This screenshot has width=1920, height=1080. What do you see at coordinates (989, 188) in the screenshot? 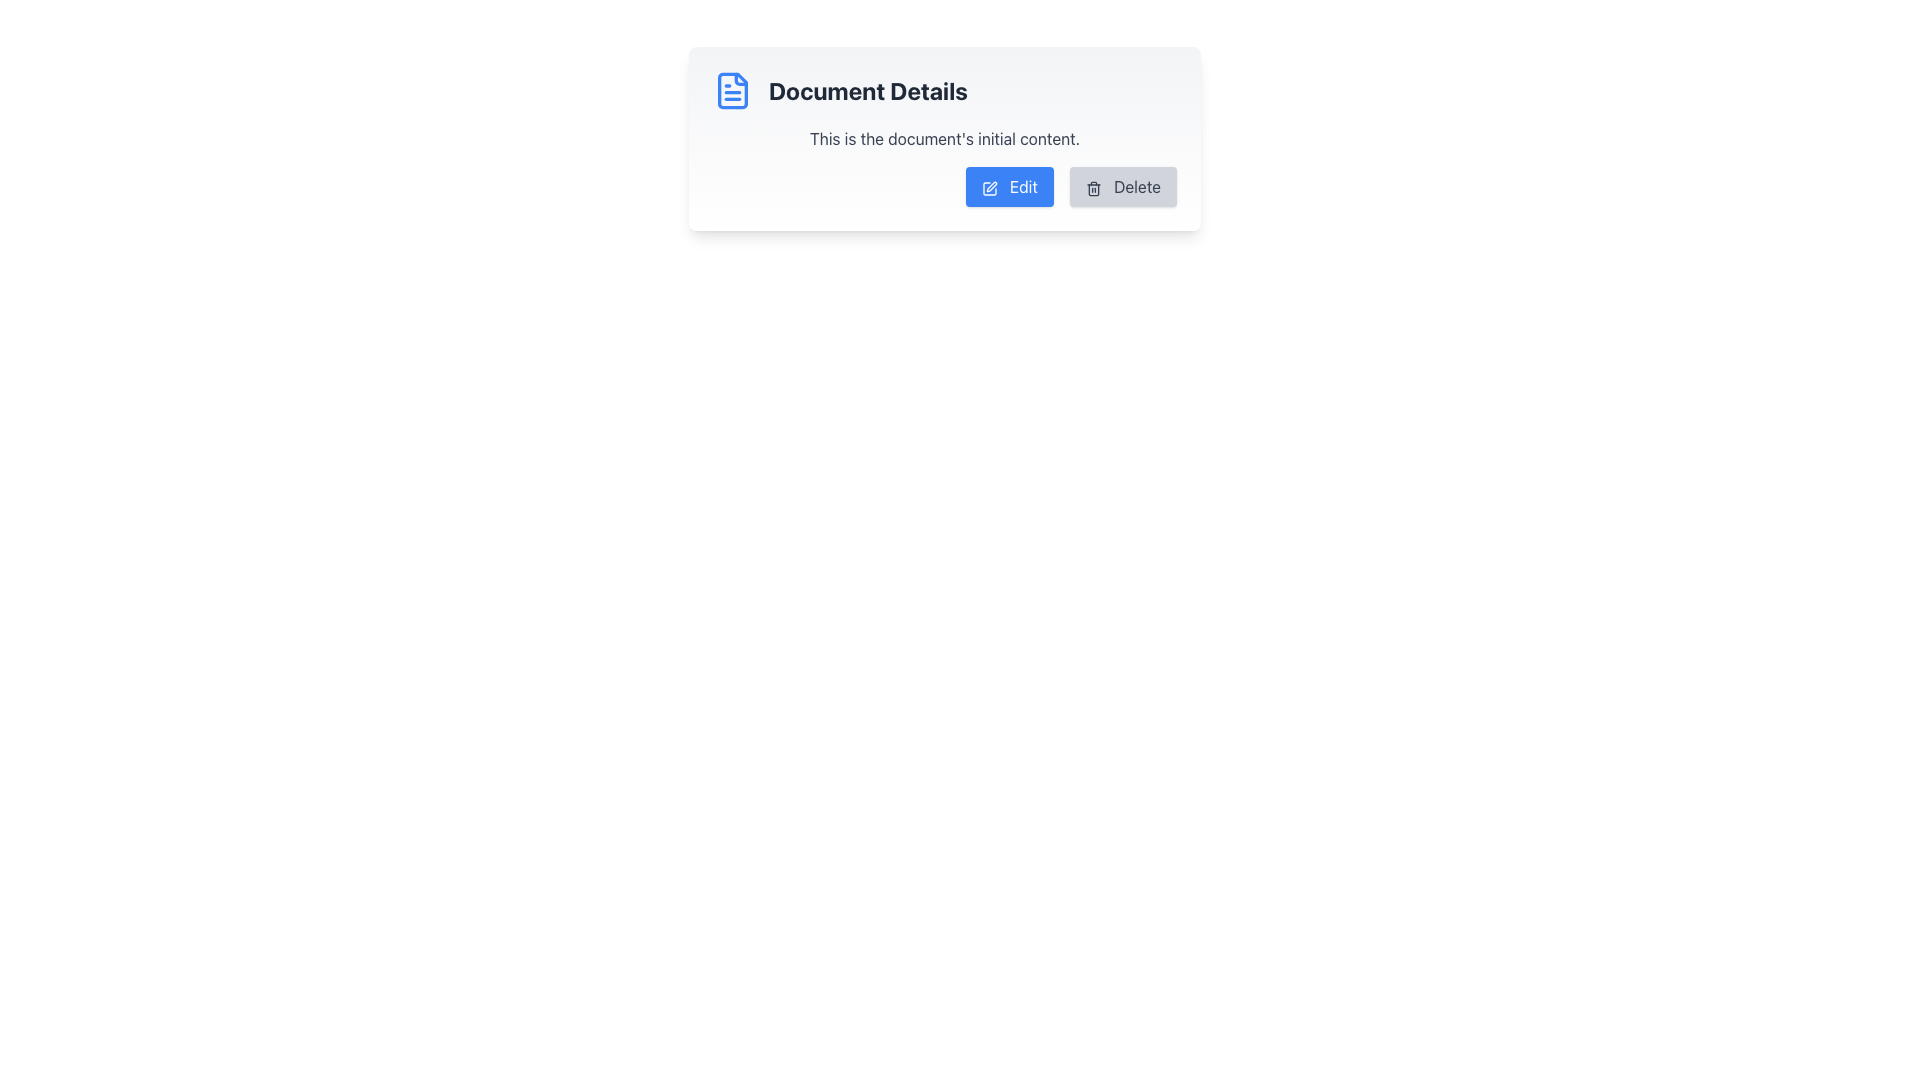
I see `the edit icon located at the leftmost section of the 'Edit' button` at bounding box center [989, 188].